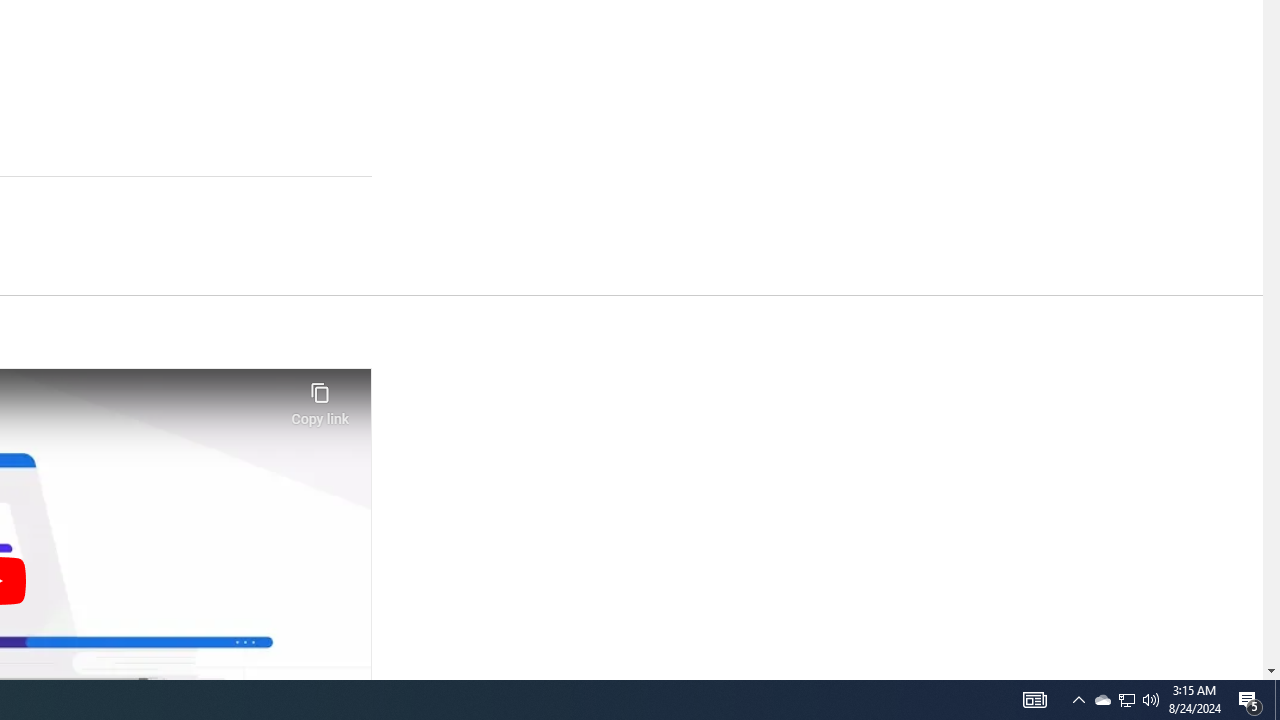 The image size is (1280, 720). Describe the element at coordinates (320, 398) in the screenshot. I see `'Copy link'` at that location.